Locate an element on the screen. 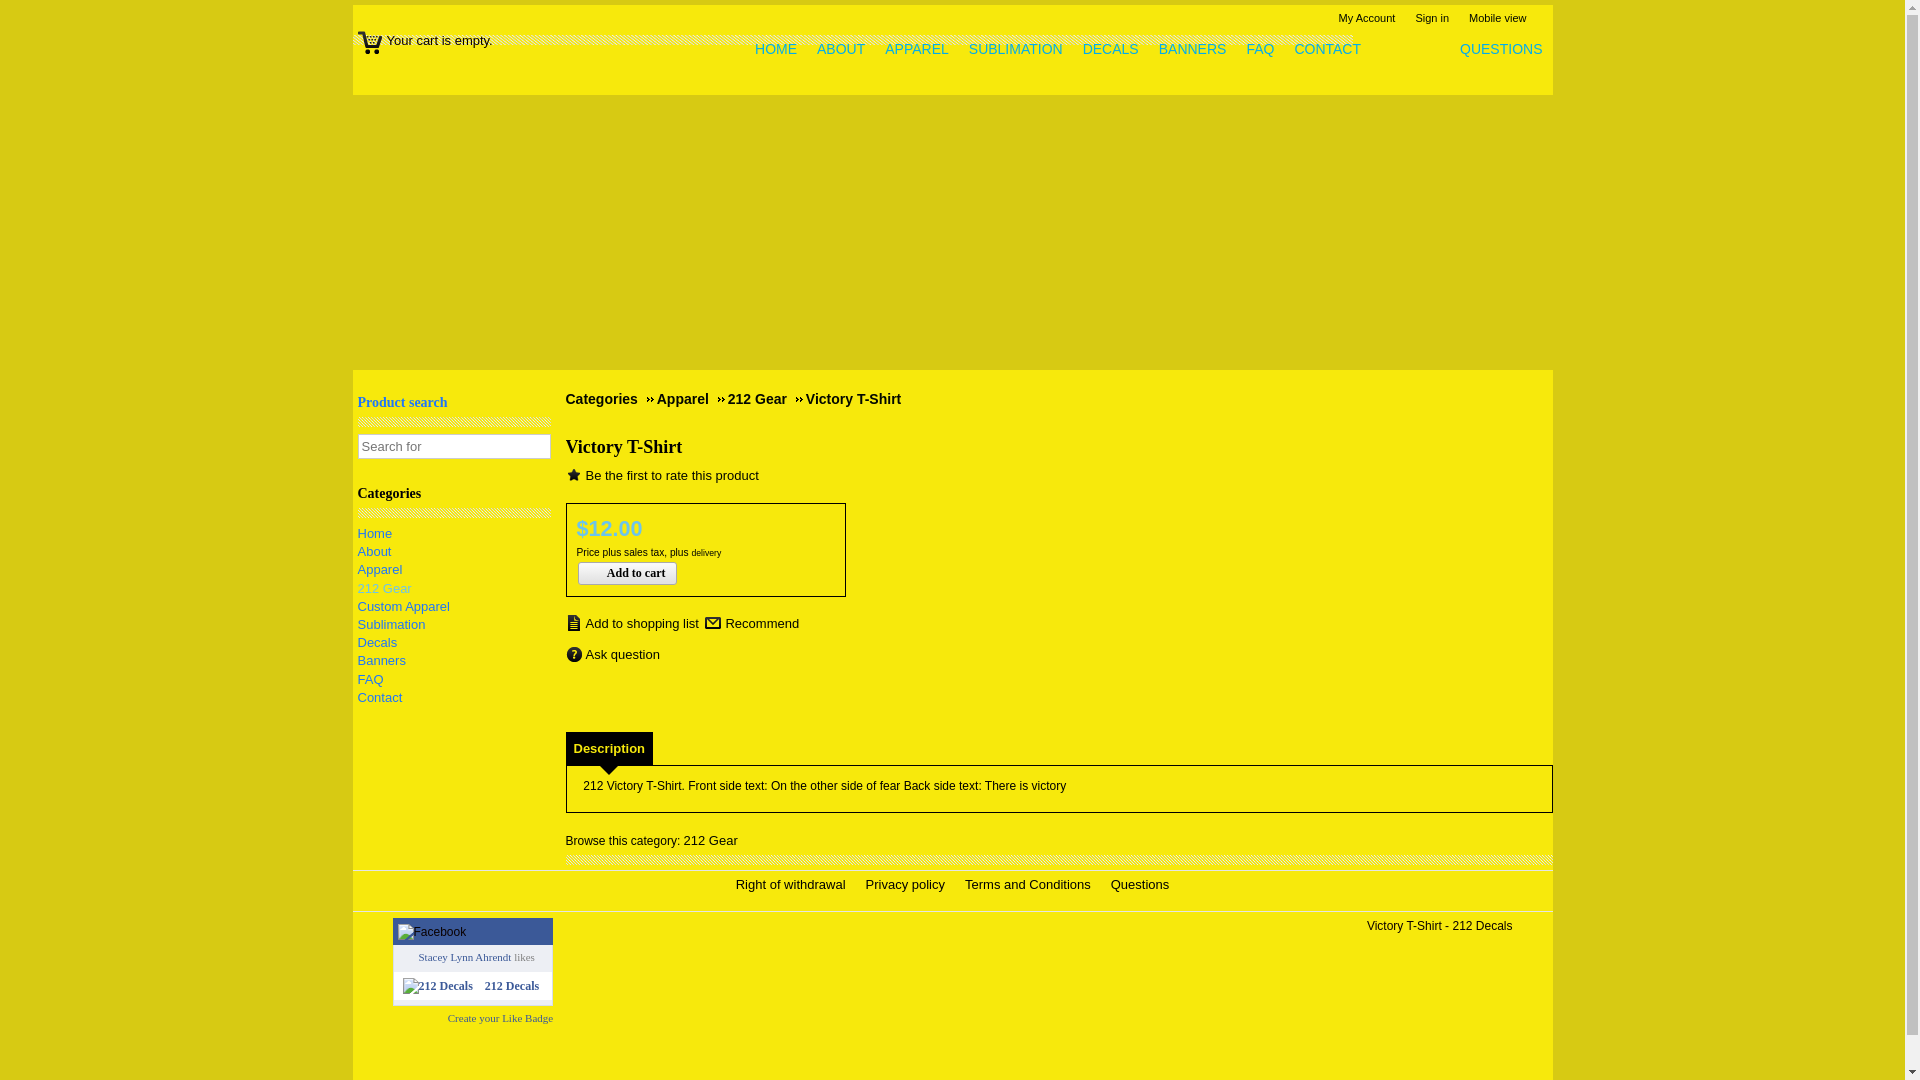 Image resolution: width=1920 pixels, height=1080 pixels. 'Be the first to rate this product' is located at coordinates (662, 476).